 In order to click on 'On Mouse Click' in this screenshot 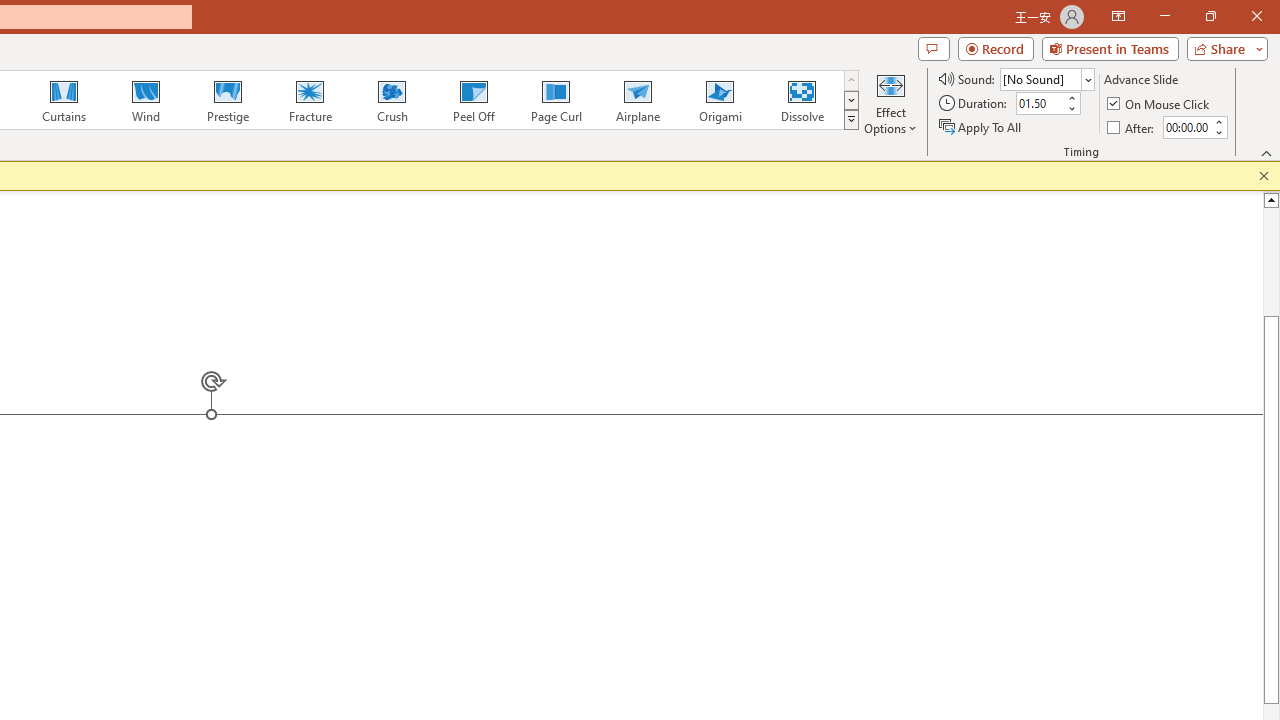, I will do `click(1159, 103)`.